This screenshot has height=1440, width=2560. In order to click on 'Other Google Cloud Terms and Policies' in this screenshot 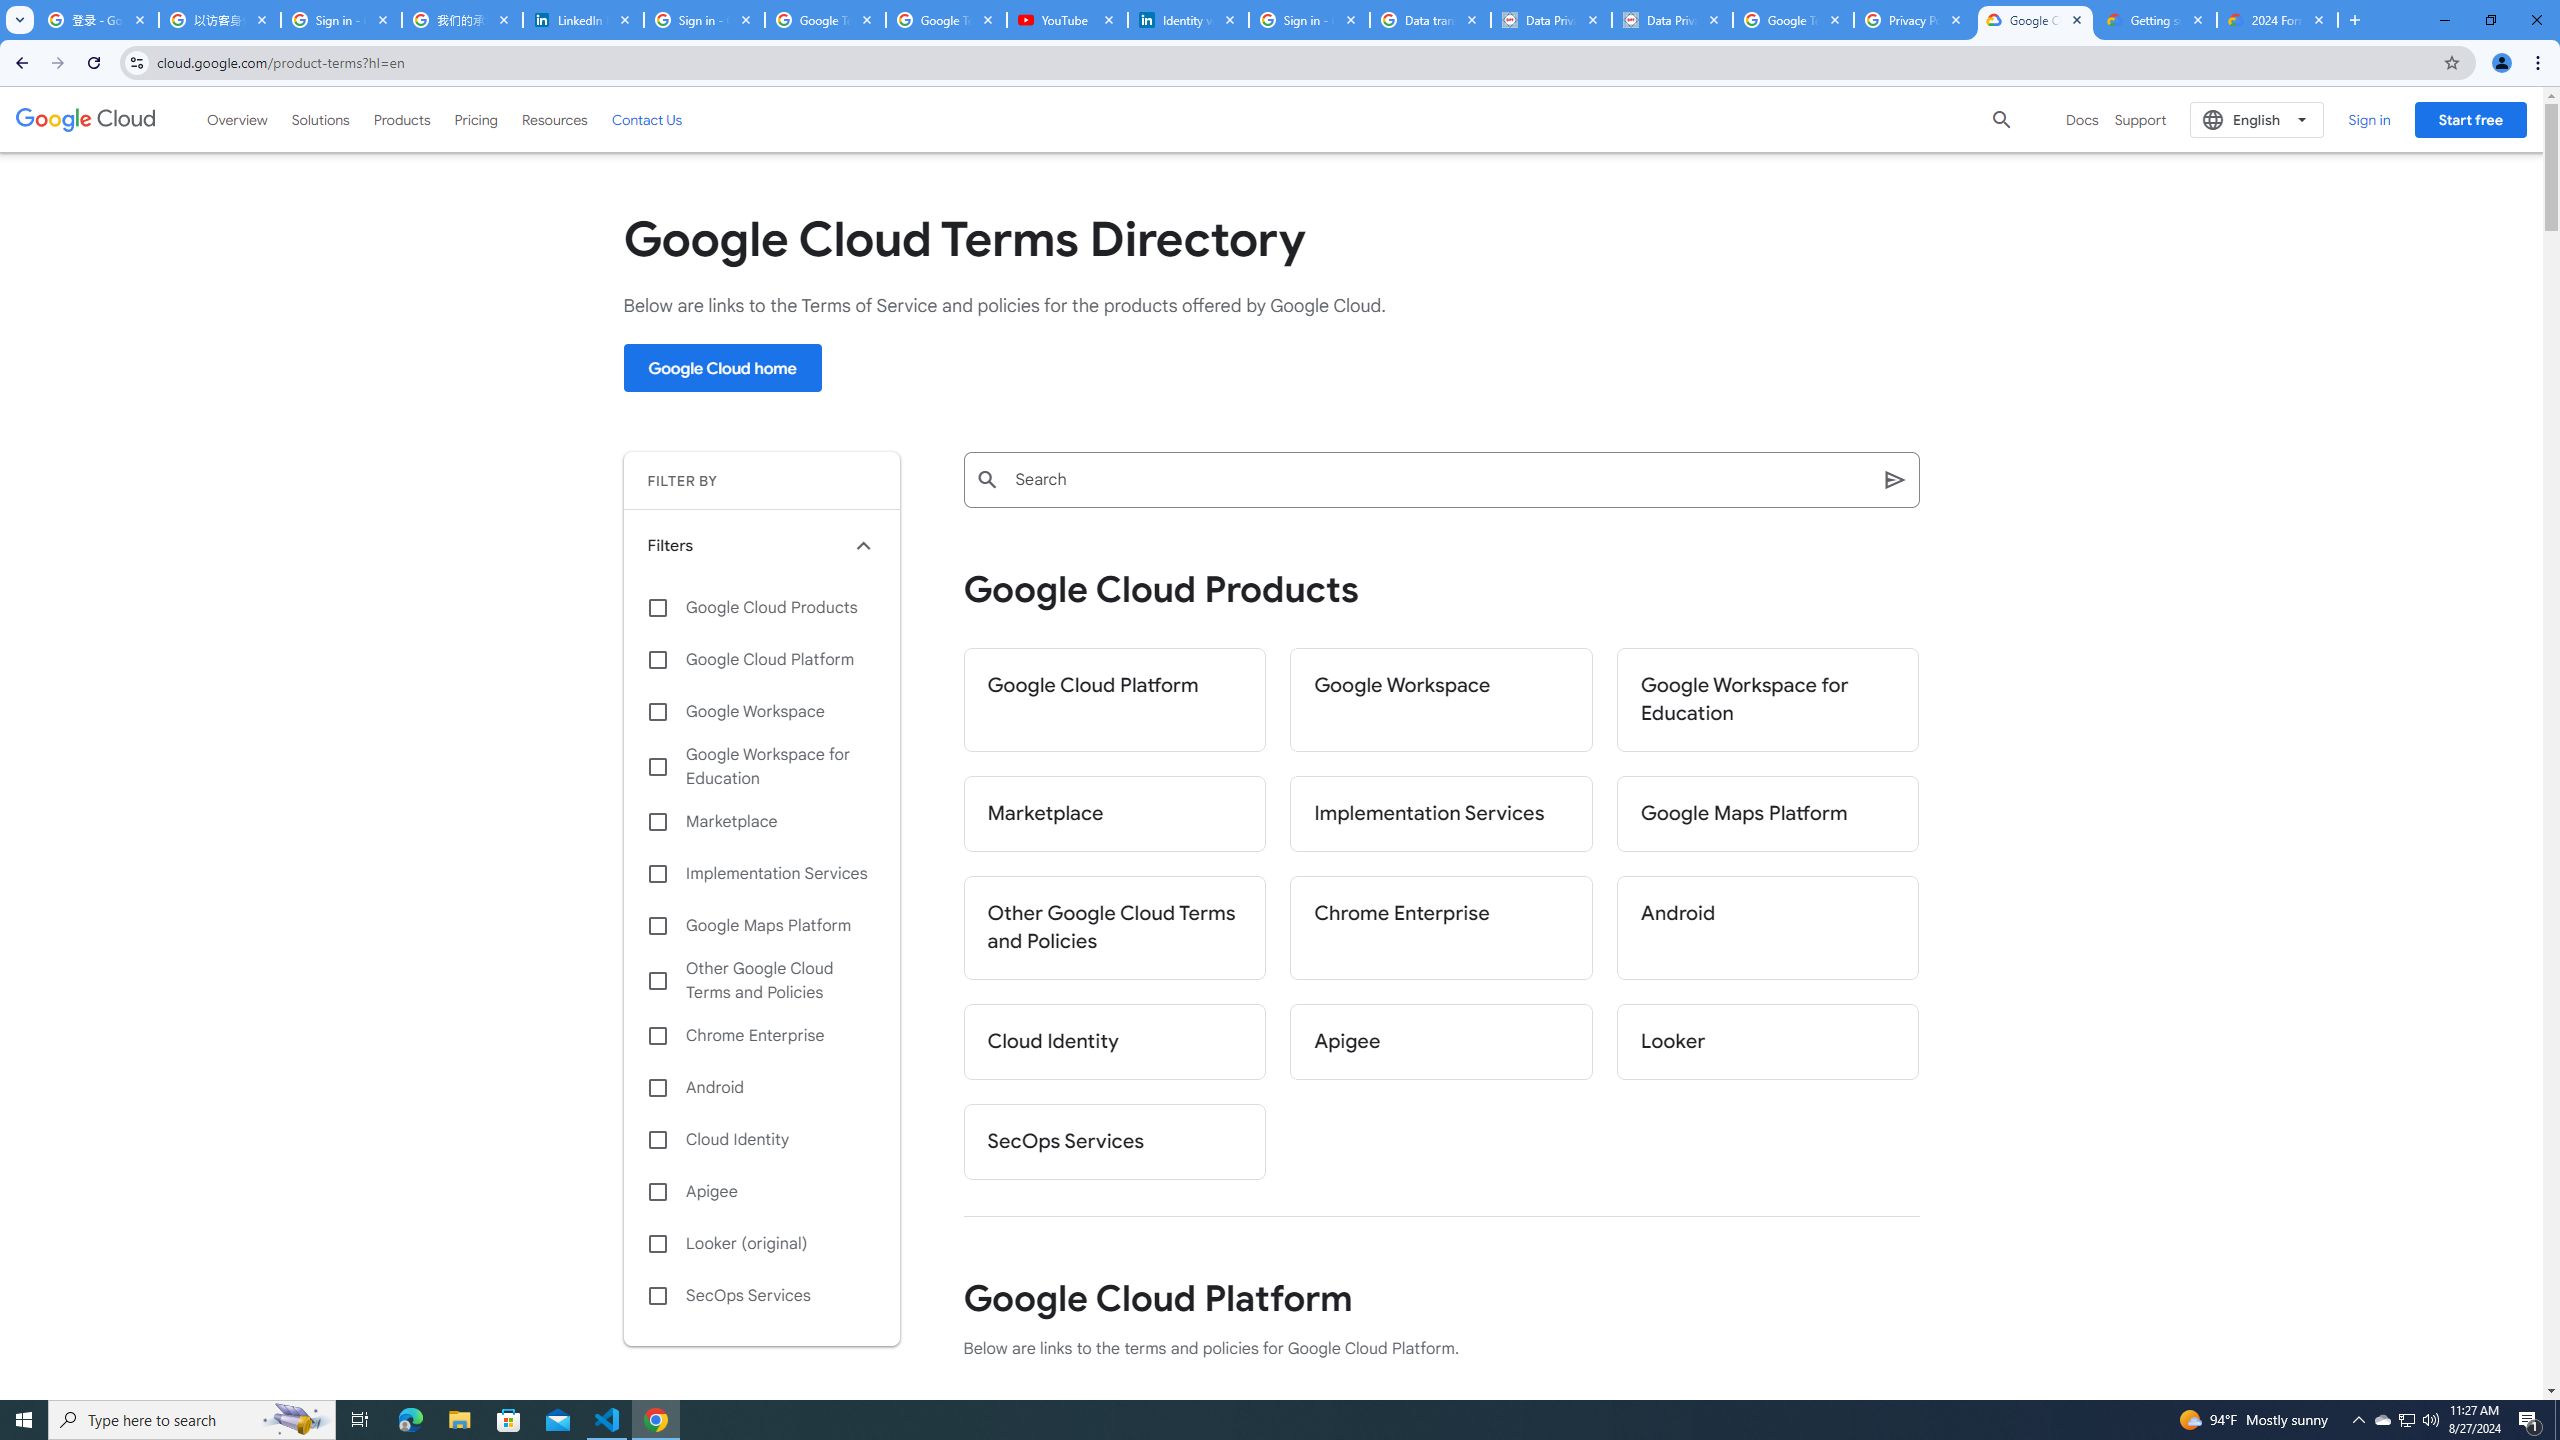, I will do `click(1113, 927)`.